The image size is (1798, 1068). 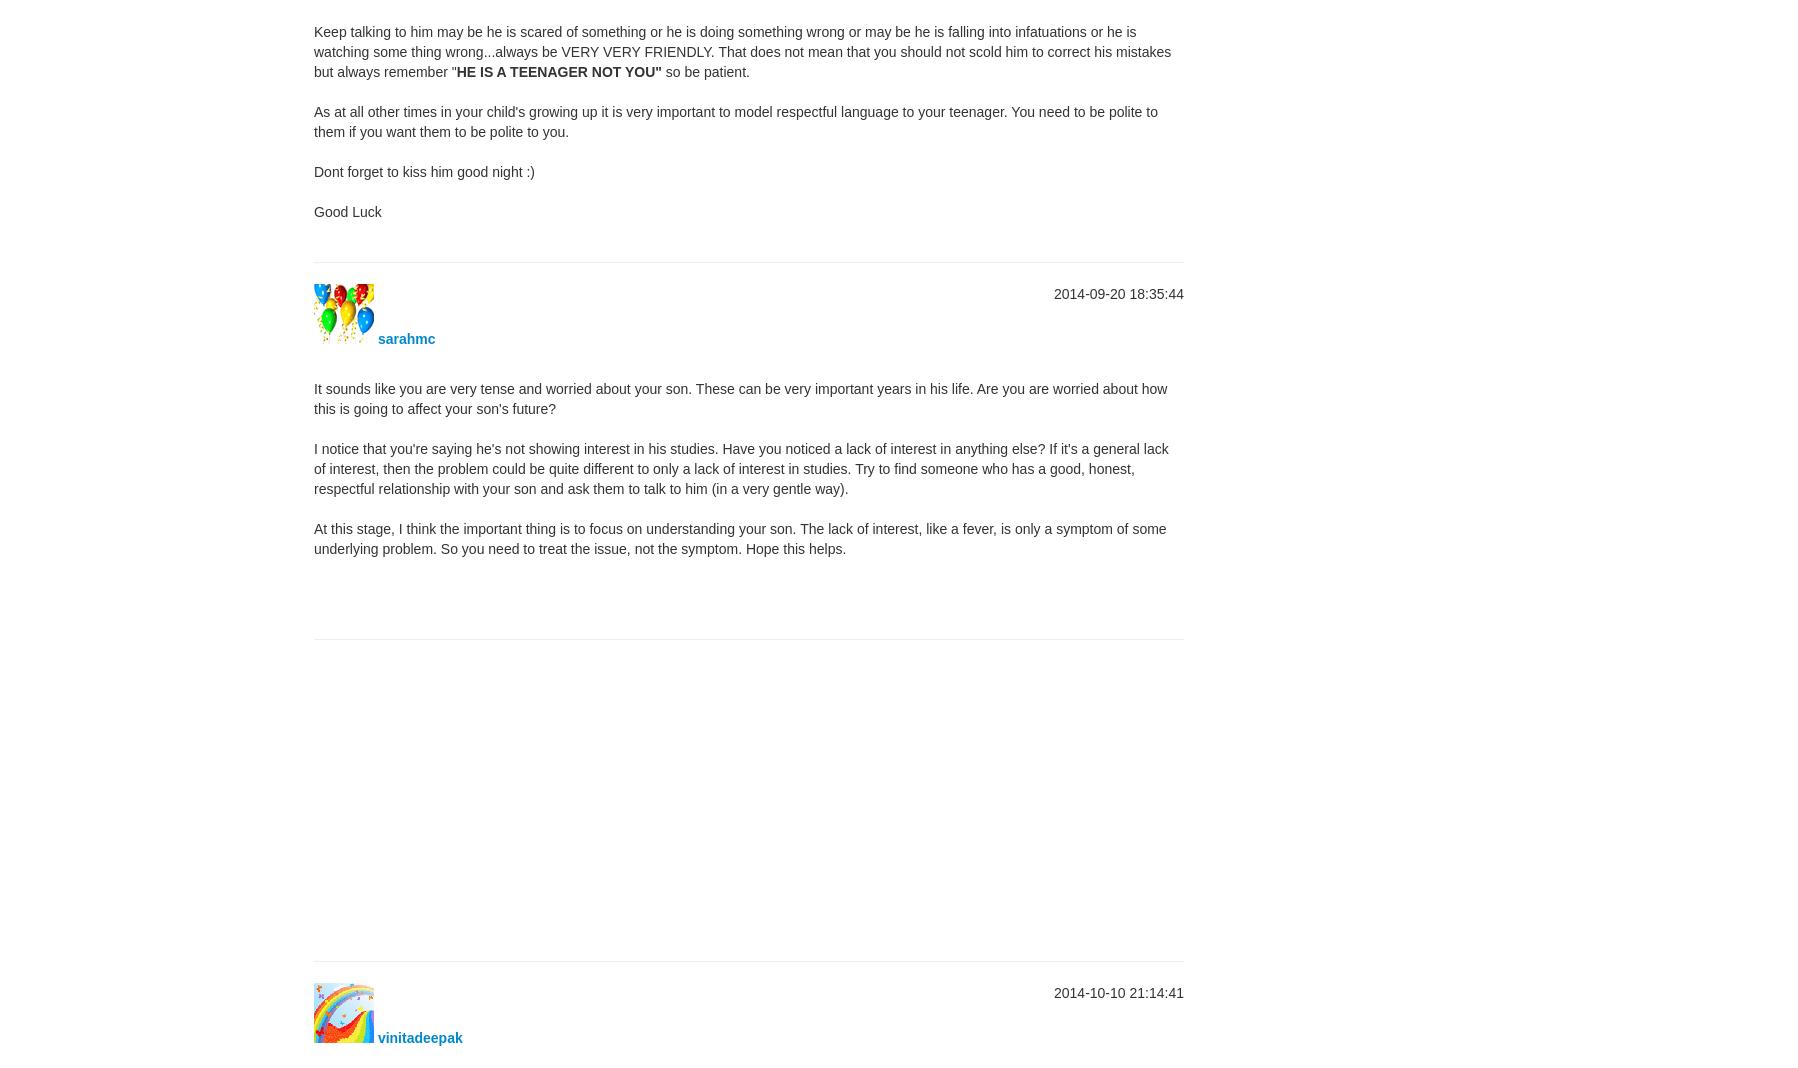 What do you see at coordinates (312, 211) in the screenshot?
I see `'Good Luck'` at bounding box center [312, 211].